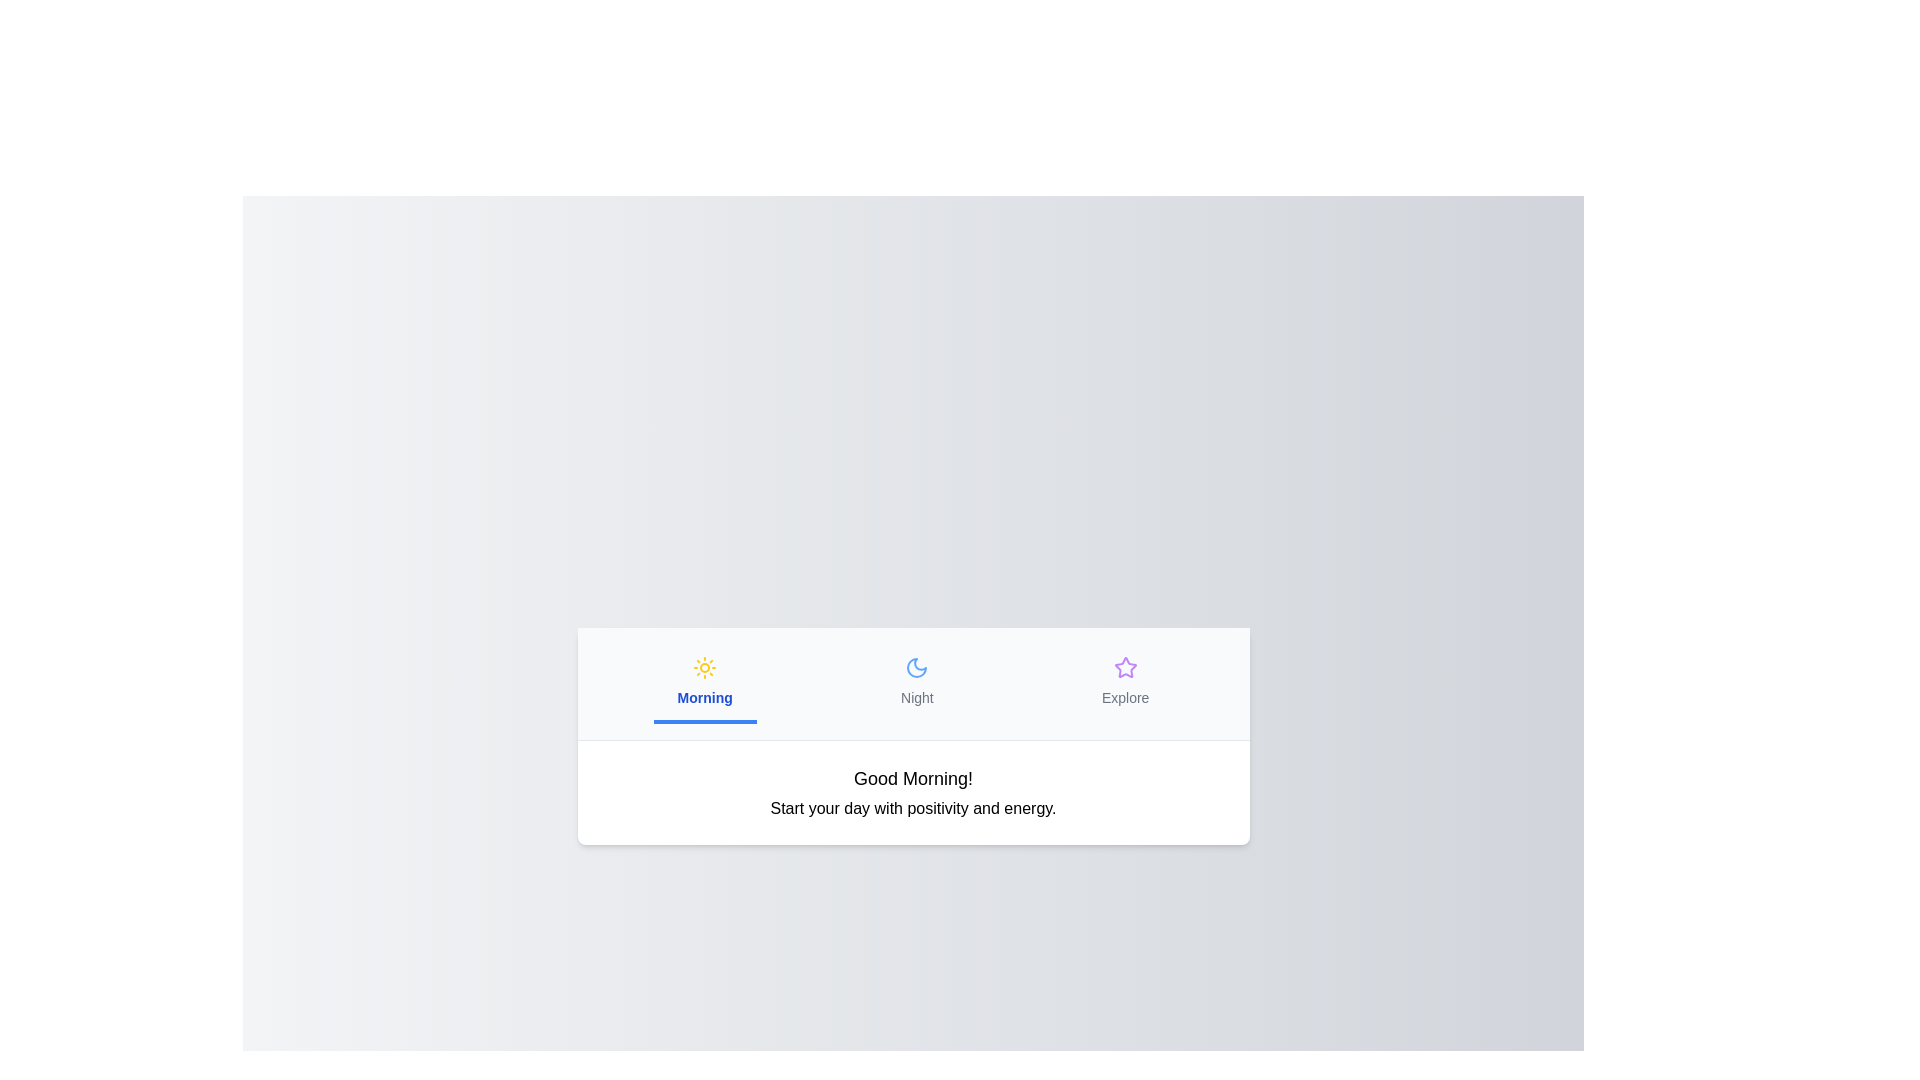 This screenshot has height=1080, width=1920. I want to click on the Morning tab by clicking on it, so click(705, 681).